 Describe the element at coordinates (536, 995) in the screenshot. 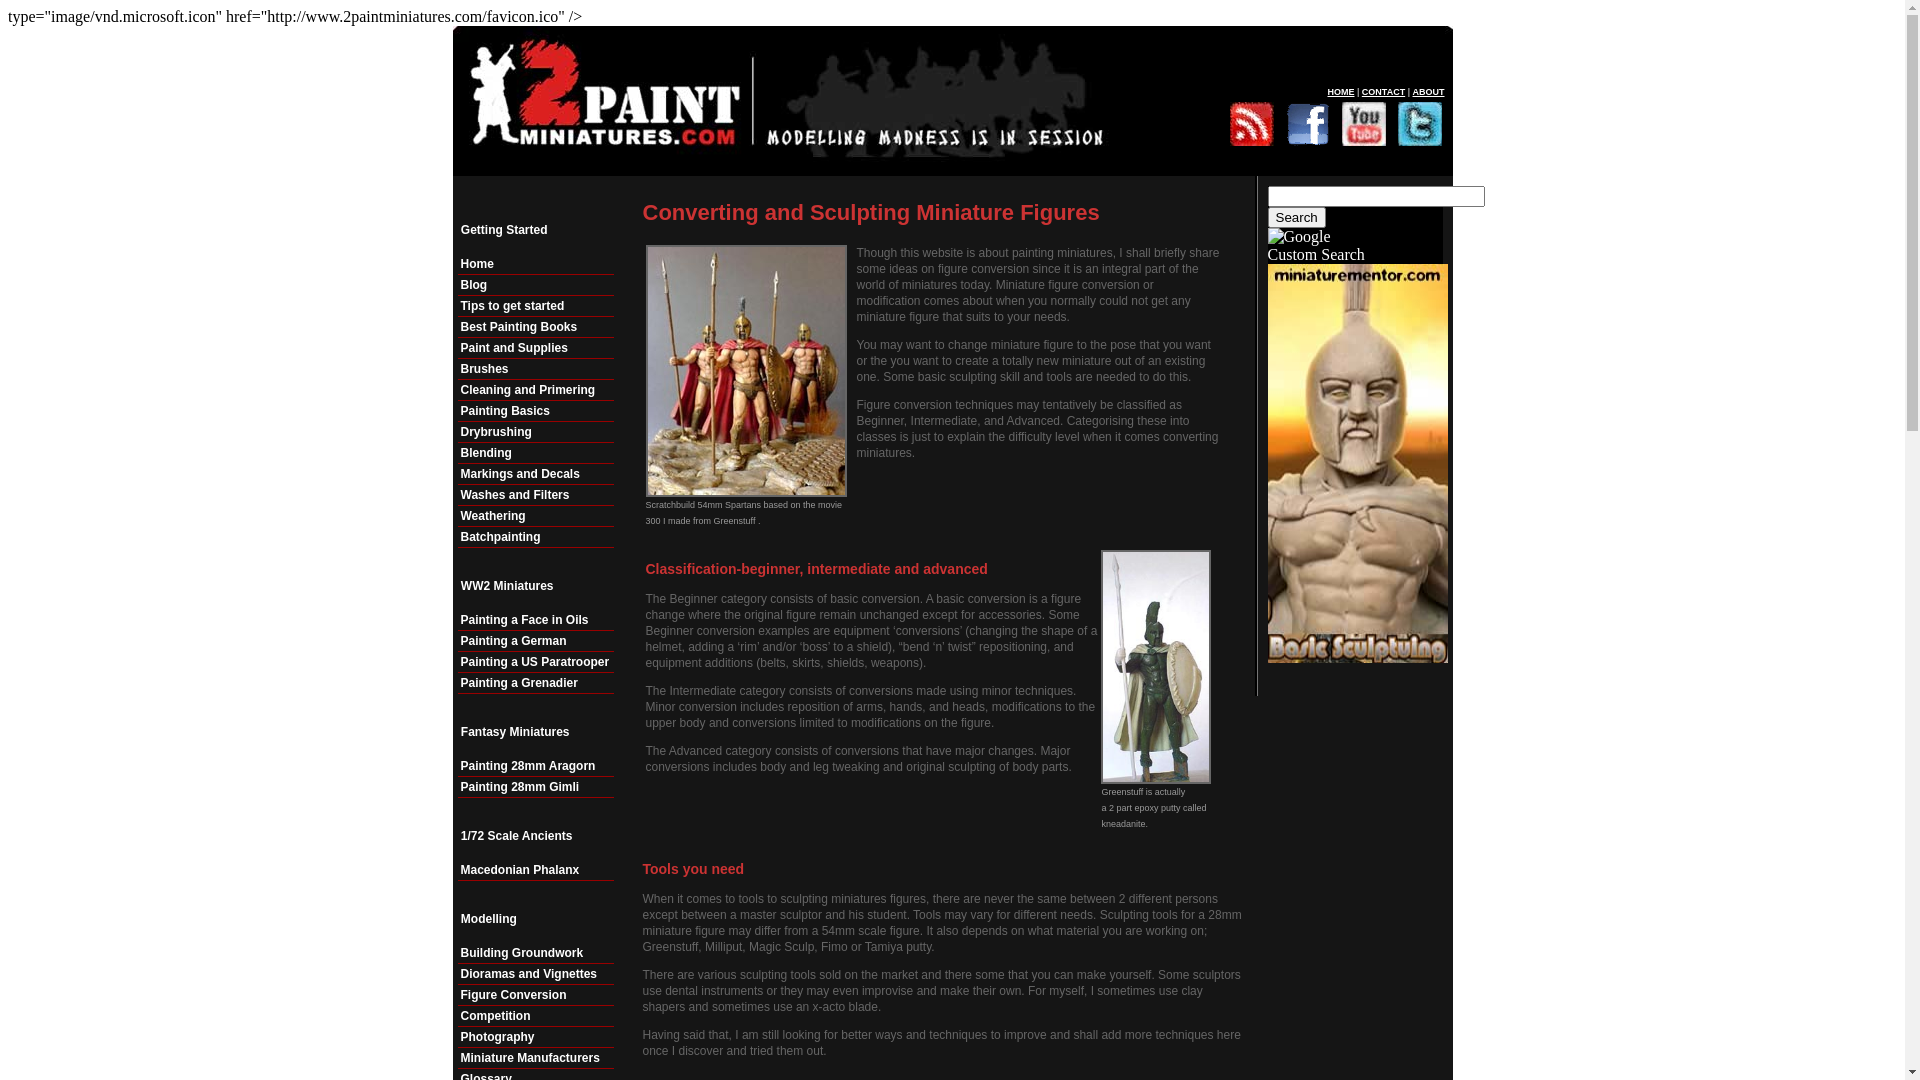

I see `'Figure Conversion'` at that location.